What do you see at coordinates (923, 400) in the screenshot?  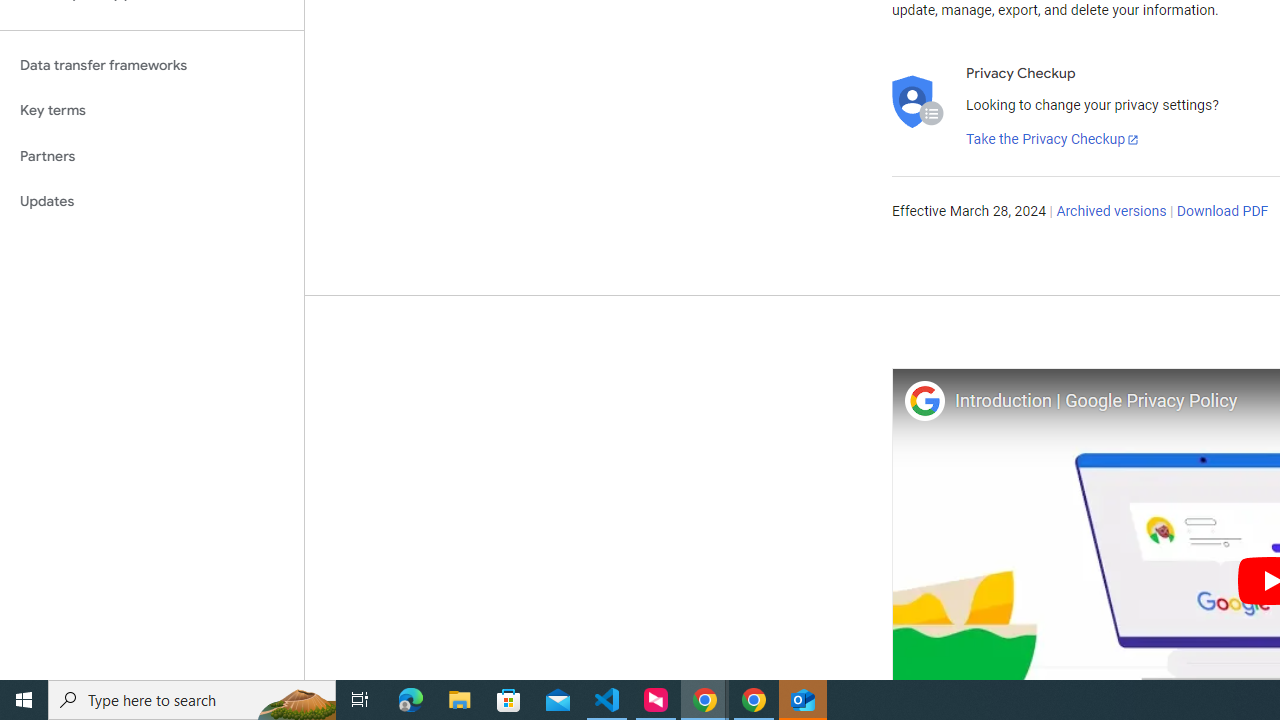 I see `'Photo image of Google'` at bounding box center [923, 400].